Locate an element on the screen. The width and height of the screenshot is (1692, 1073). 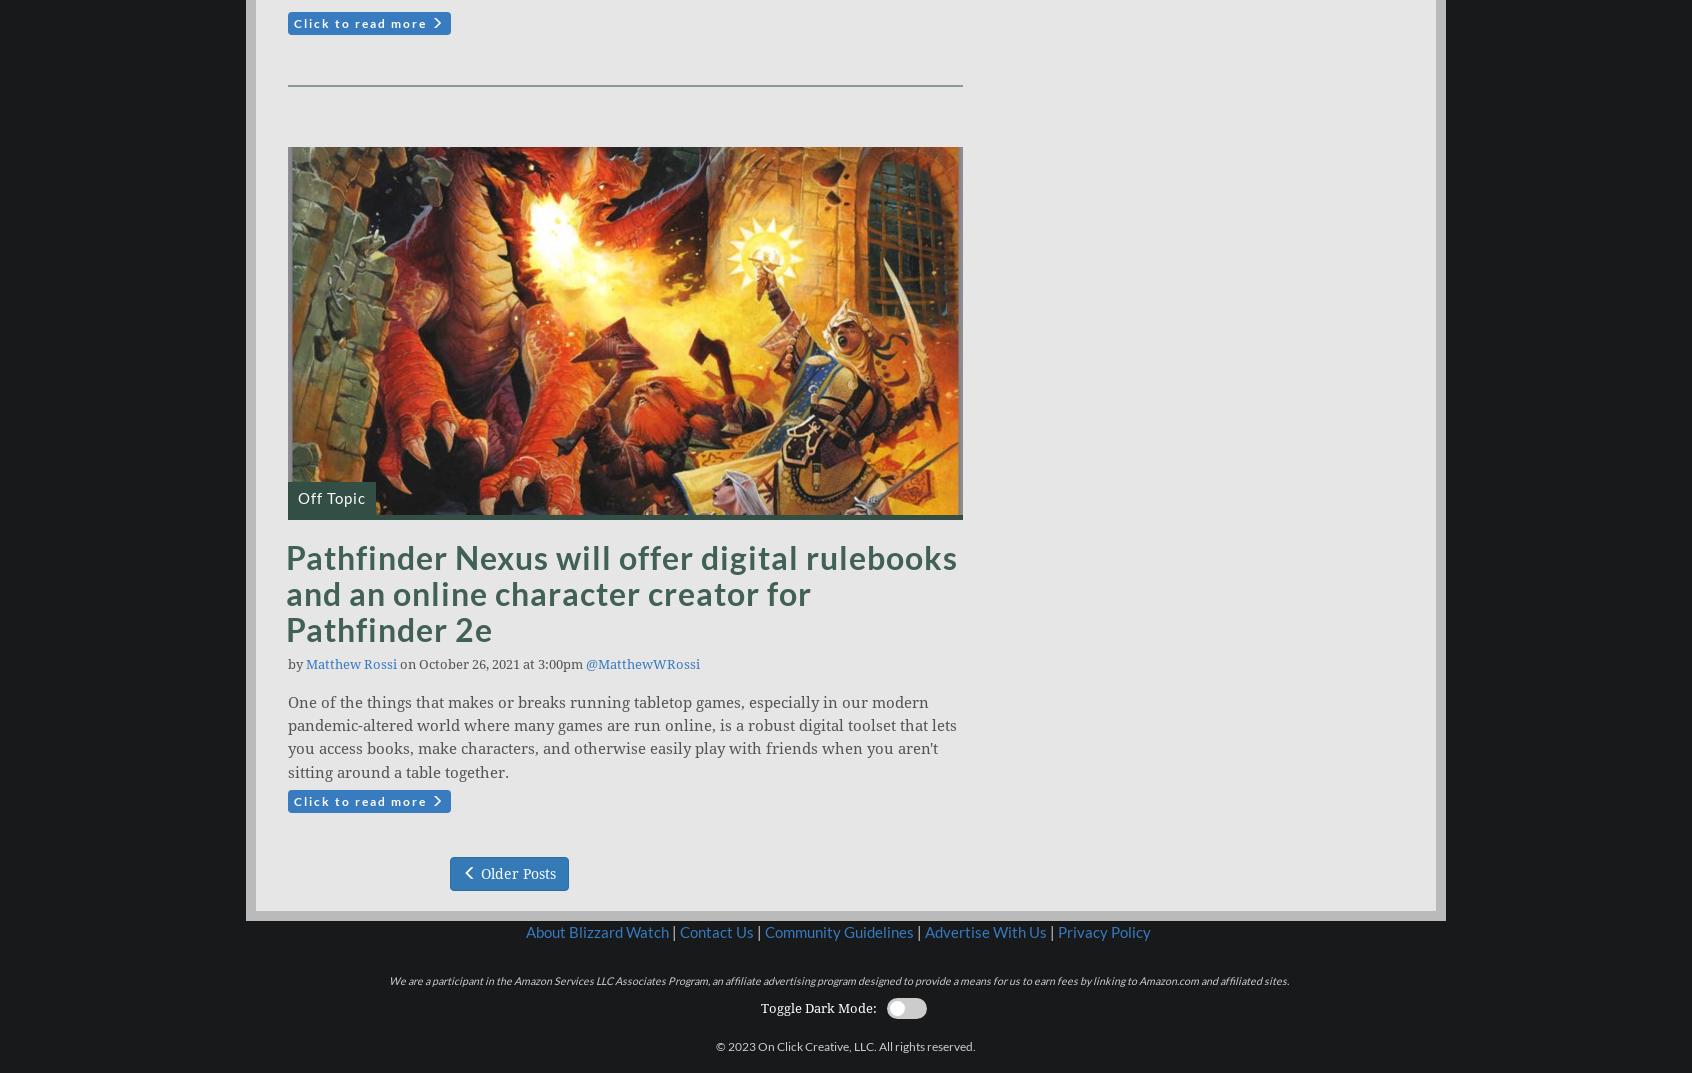
'Matthew Rossi' is located at coordinates (350, 664).